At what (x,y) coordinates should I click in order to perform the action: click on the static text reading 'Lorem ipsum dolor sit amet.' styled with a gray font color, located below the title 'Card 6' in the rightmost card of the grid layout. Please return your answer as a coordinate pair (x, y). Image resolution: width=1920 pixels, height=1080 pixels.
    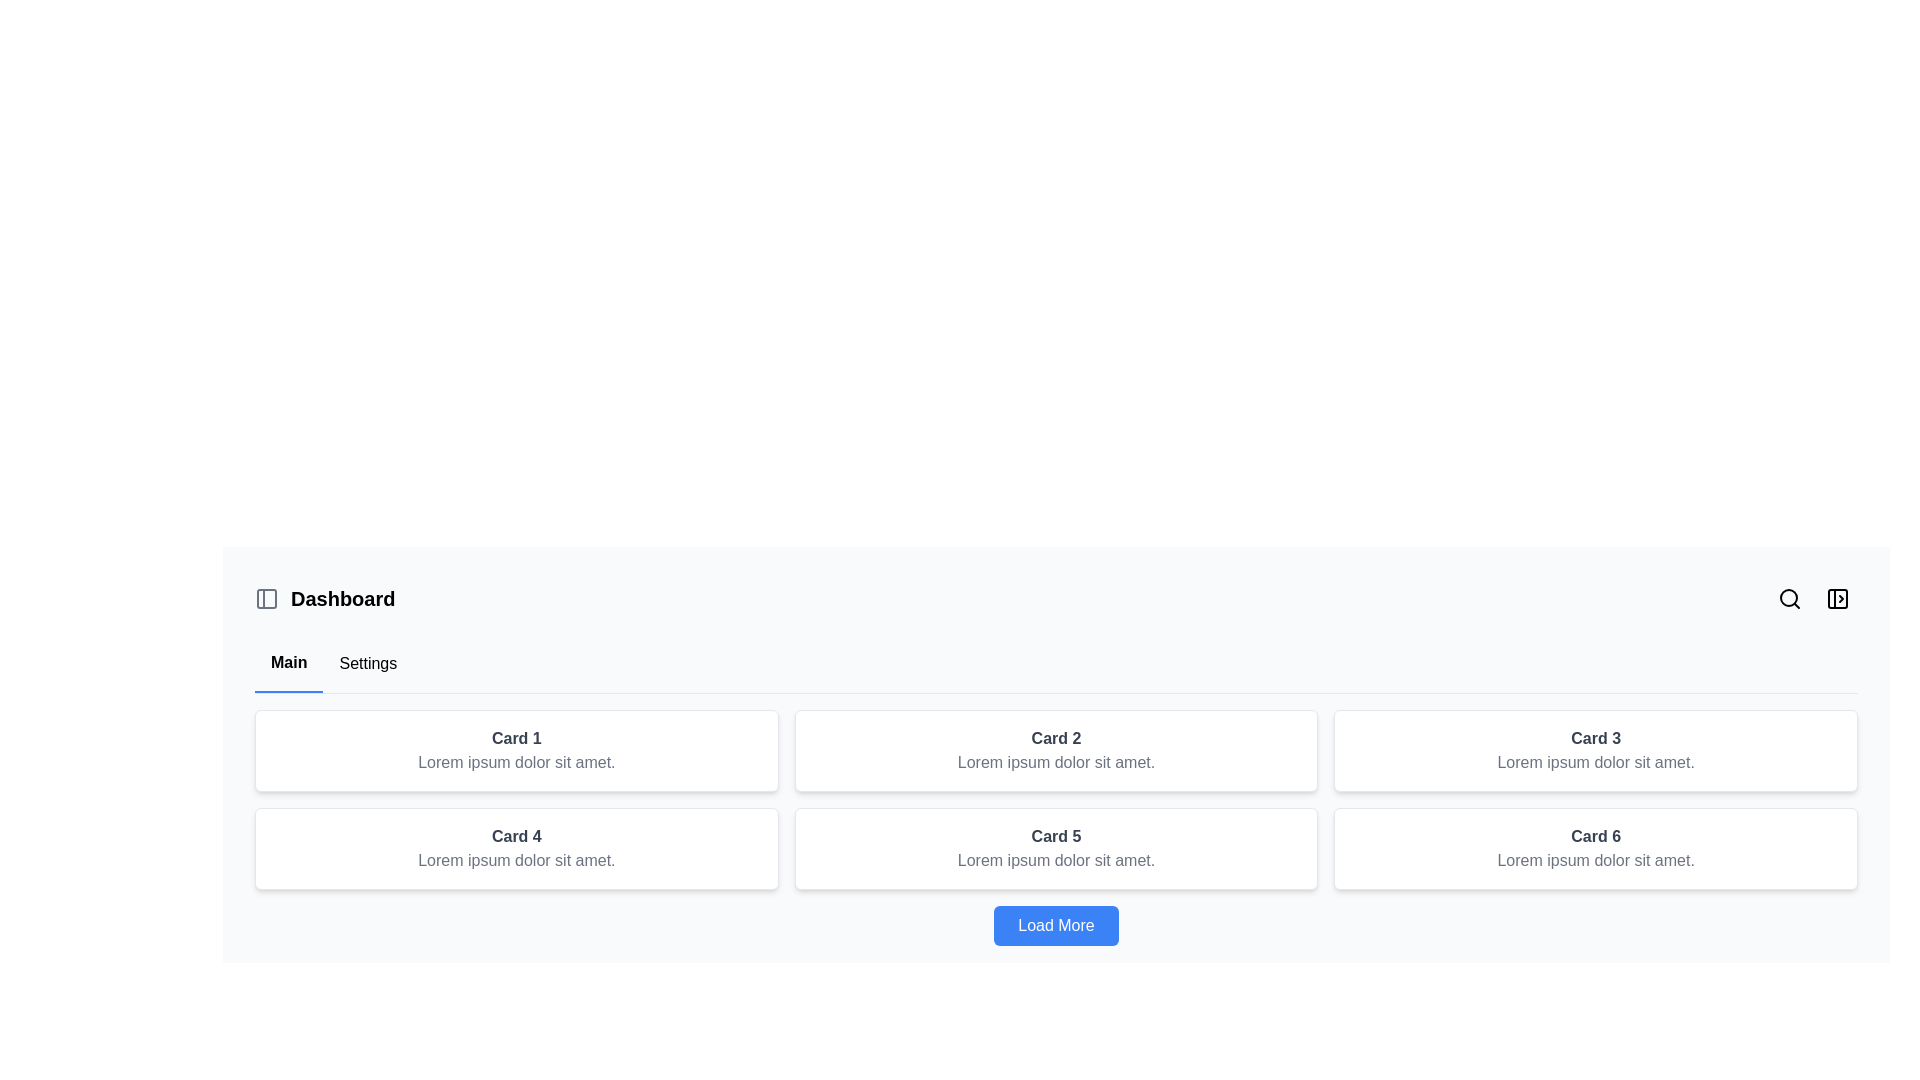
    Looking at the image, I should click on (1595, 859).